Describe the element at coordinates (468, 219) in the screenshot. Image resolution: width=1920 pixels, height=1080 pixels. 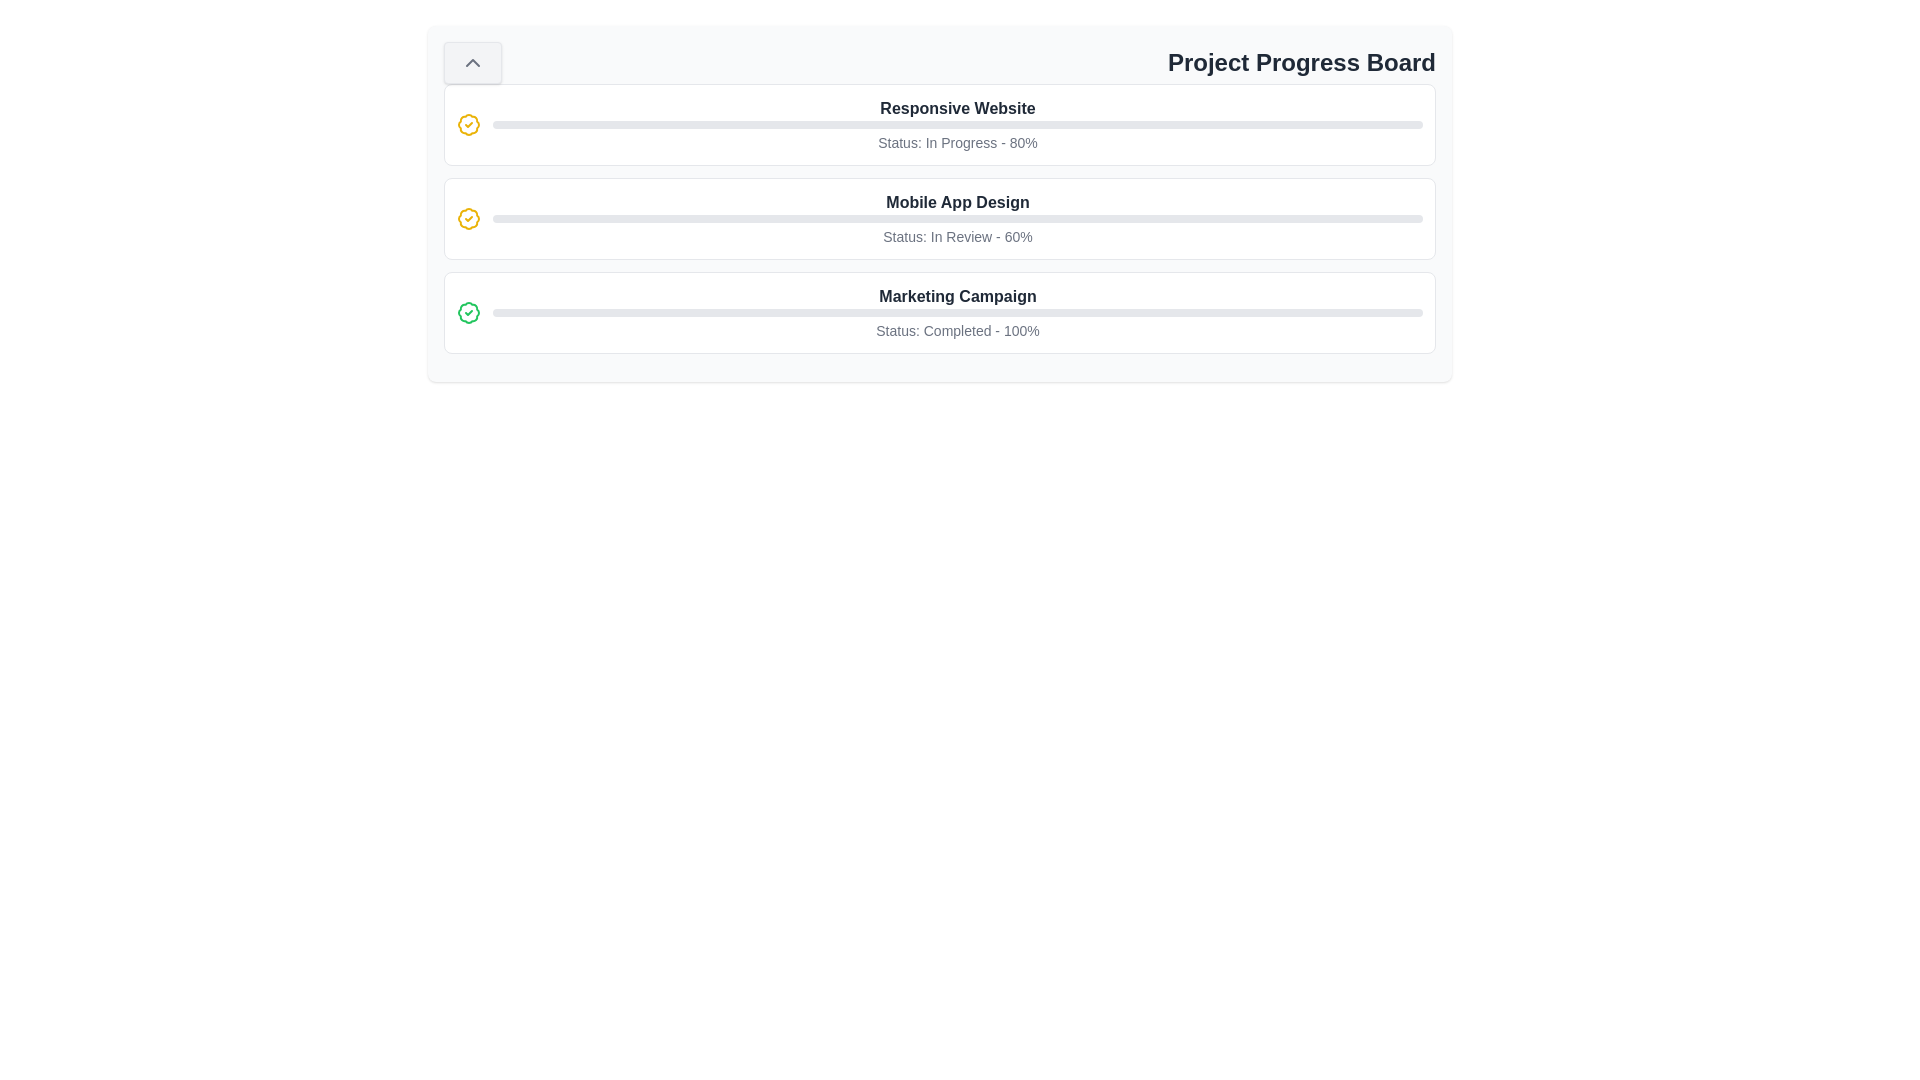
I see `the circular badge icon with a checkmark, which signifies approval or completion, located second from the top in the vertical list for the 'Mobile App Design' project` at that location.